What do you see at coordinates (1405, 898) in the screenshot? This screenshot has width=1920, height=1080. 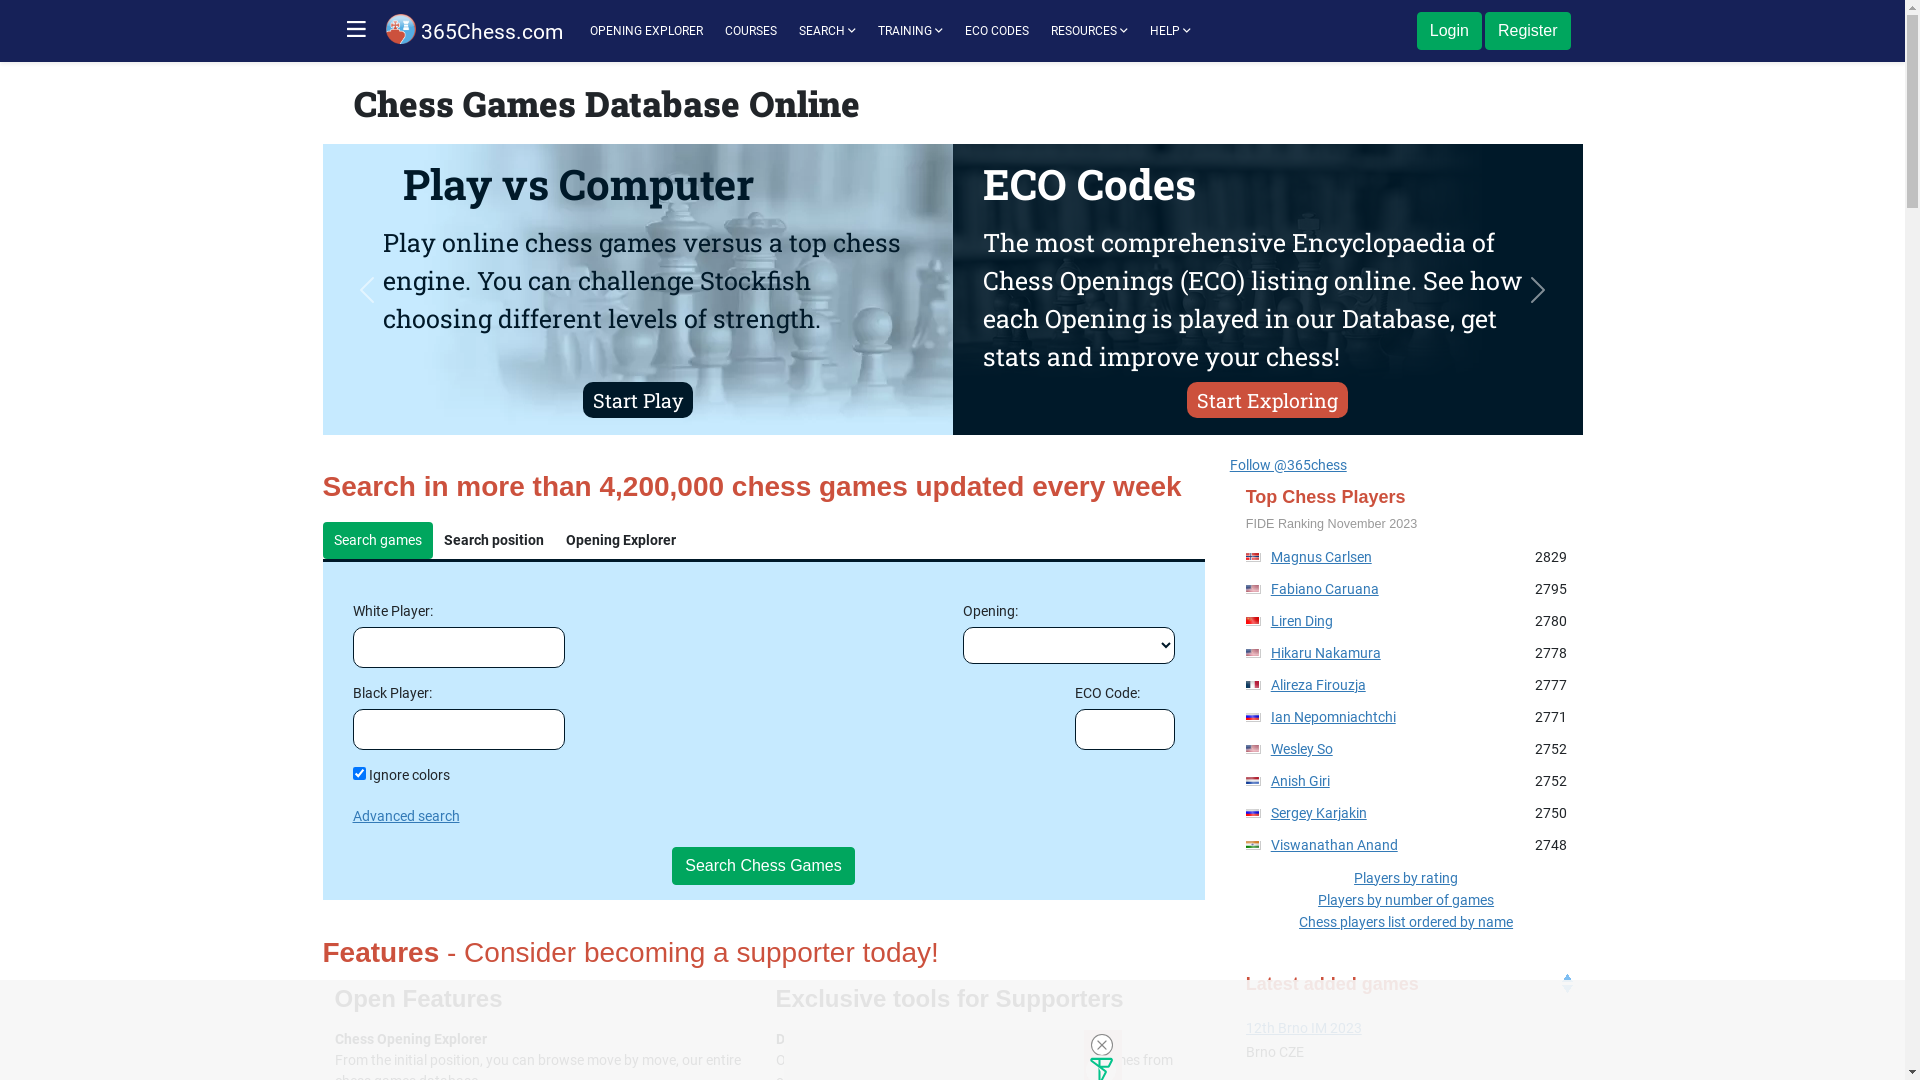 I see `'Players by number of games'` at bounding box center [1405, 898].